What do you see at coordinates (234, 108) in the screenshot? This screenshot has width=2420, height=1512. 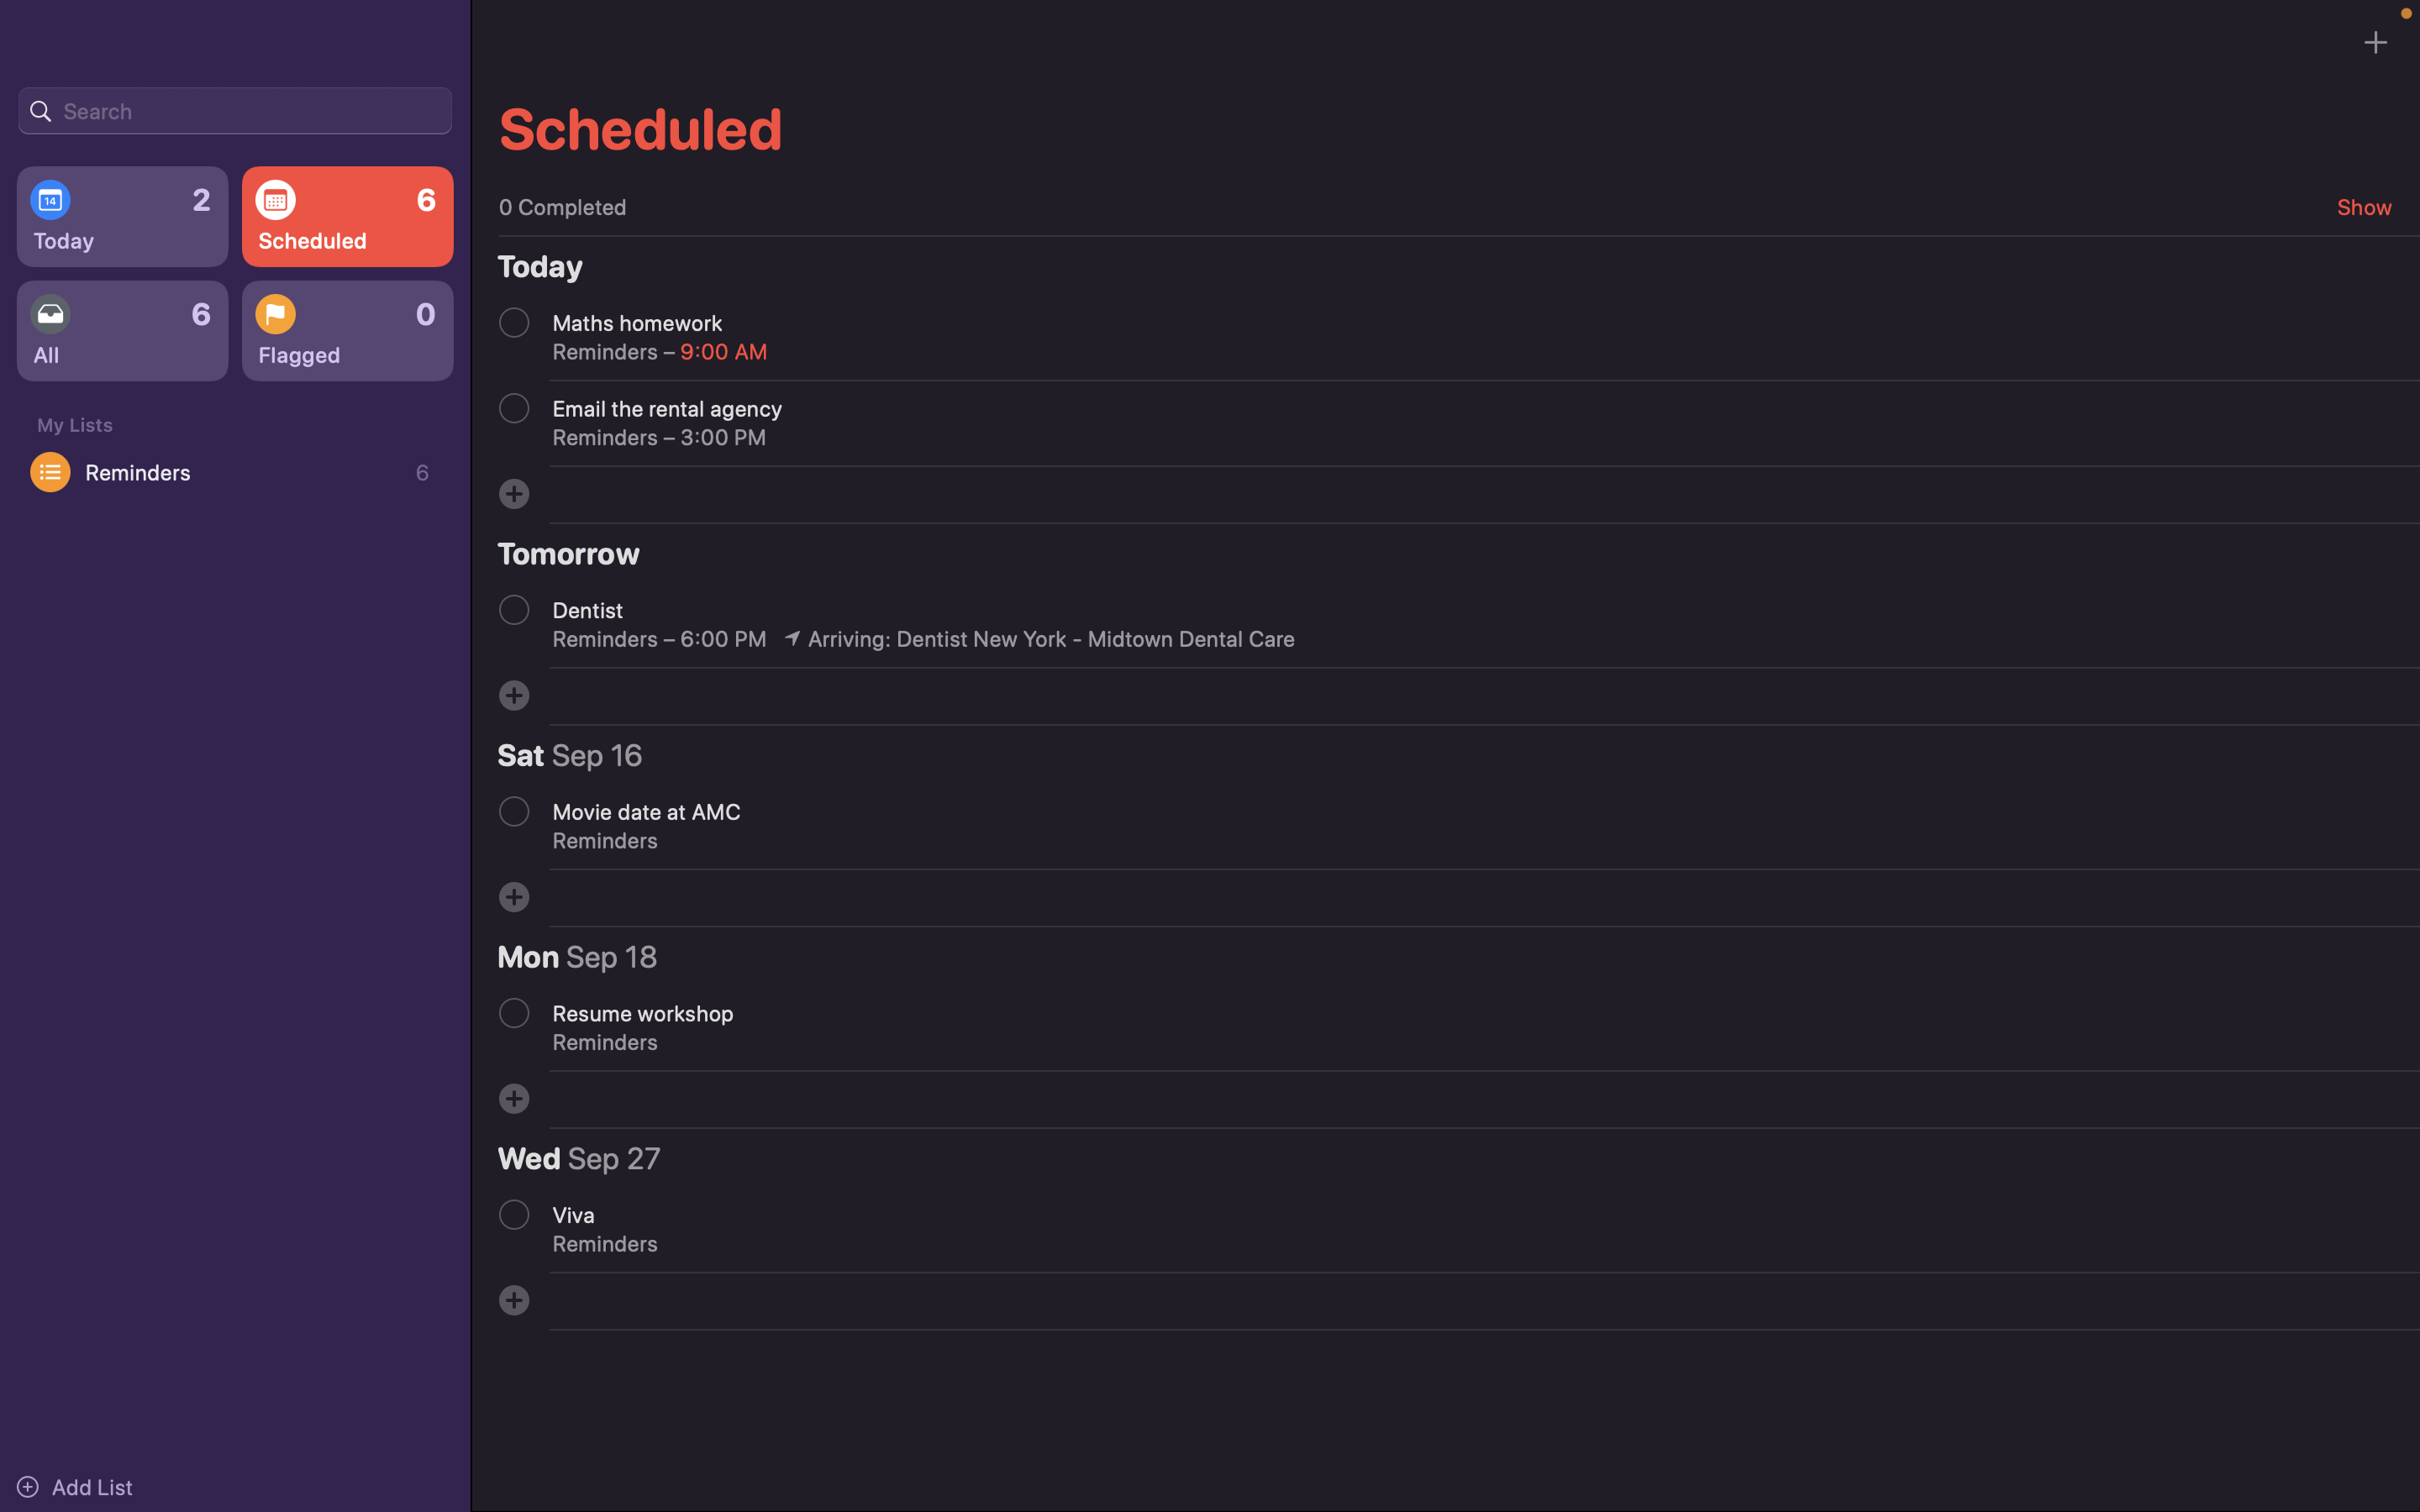 I see `Search for an event using the search bar` at bounding box center [234, 108].